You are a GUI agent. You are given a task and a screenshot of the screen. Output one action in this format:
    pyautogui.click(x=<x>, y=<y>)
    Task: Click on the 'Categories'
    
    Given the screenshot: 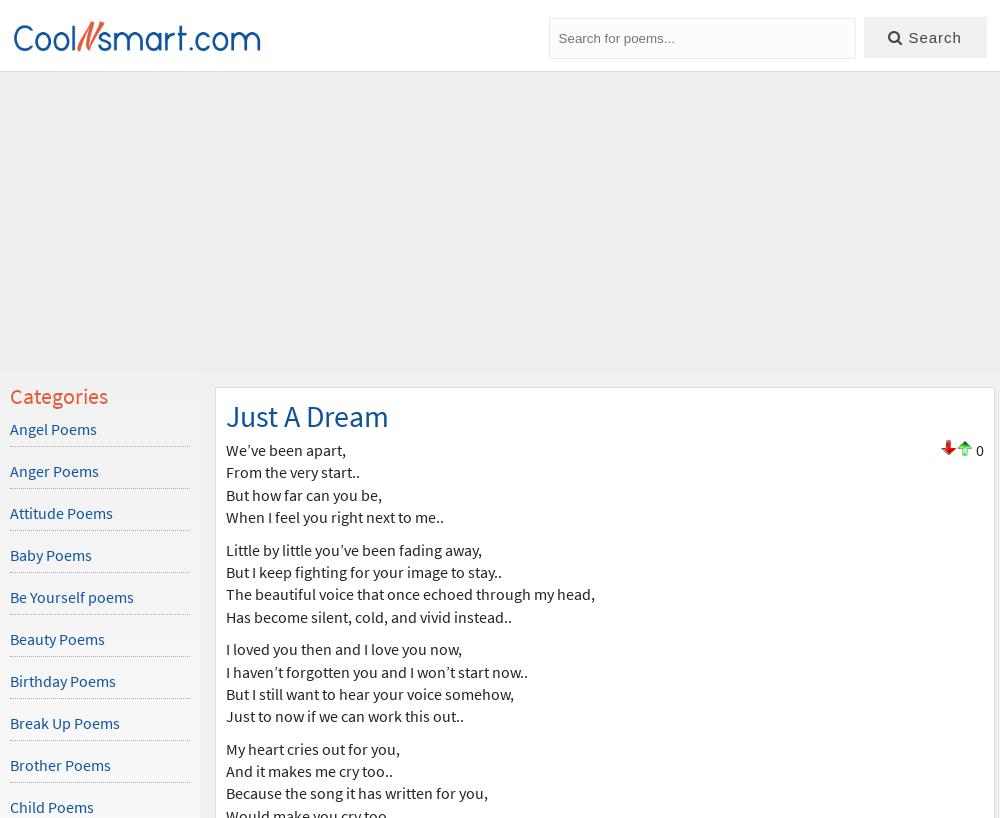 What is the action you would take?
    pyautogui.click(x=10, y=395)
    